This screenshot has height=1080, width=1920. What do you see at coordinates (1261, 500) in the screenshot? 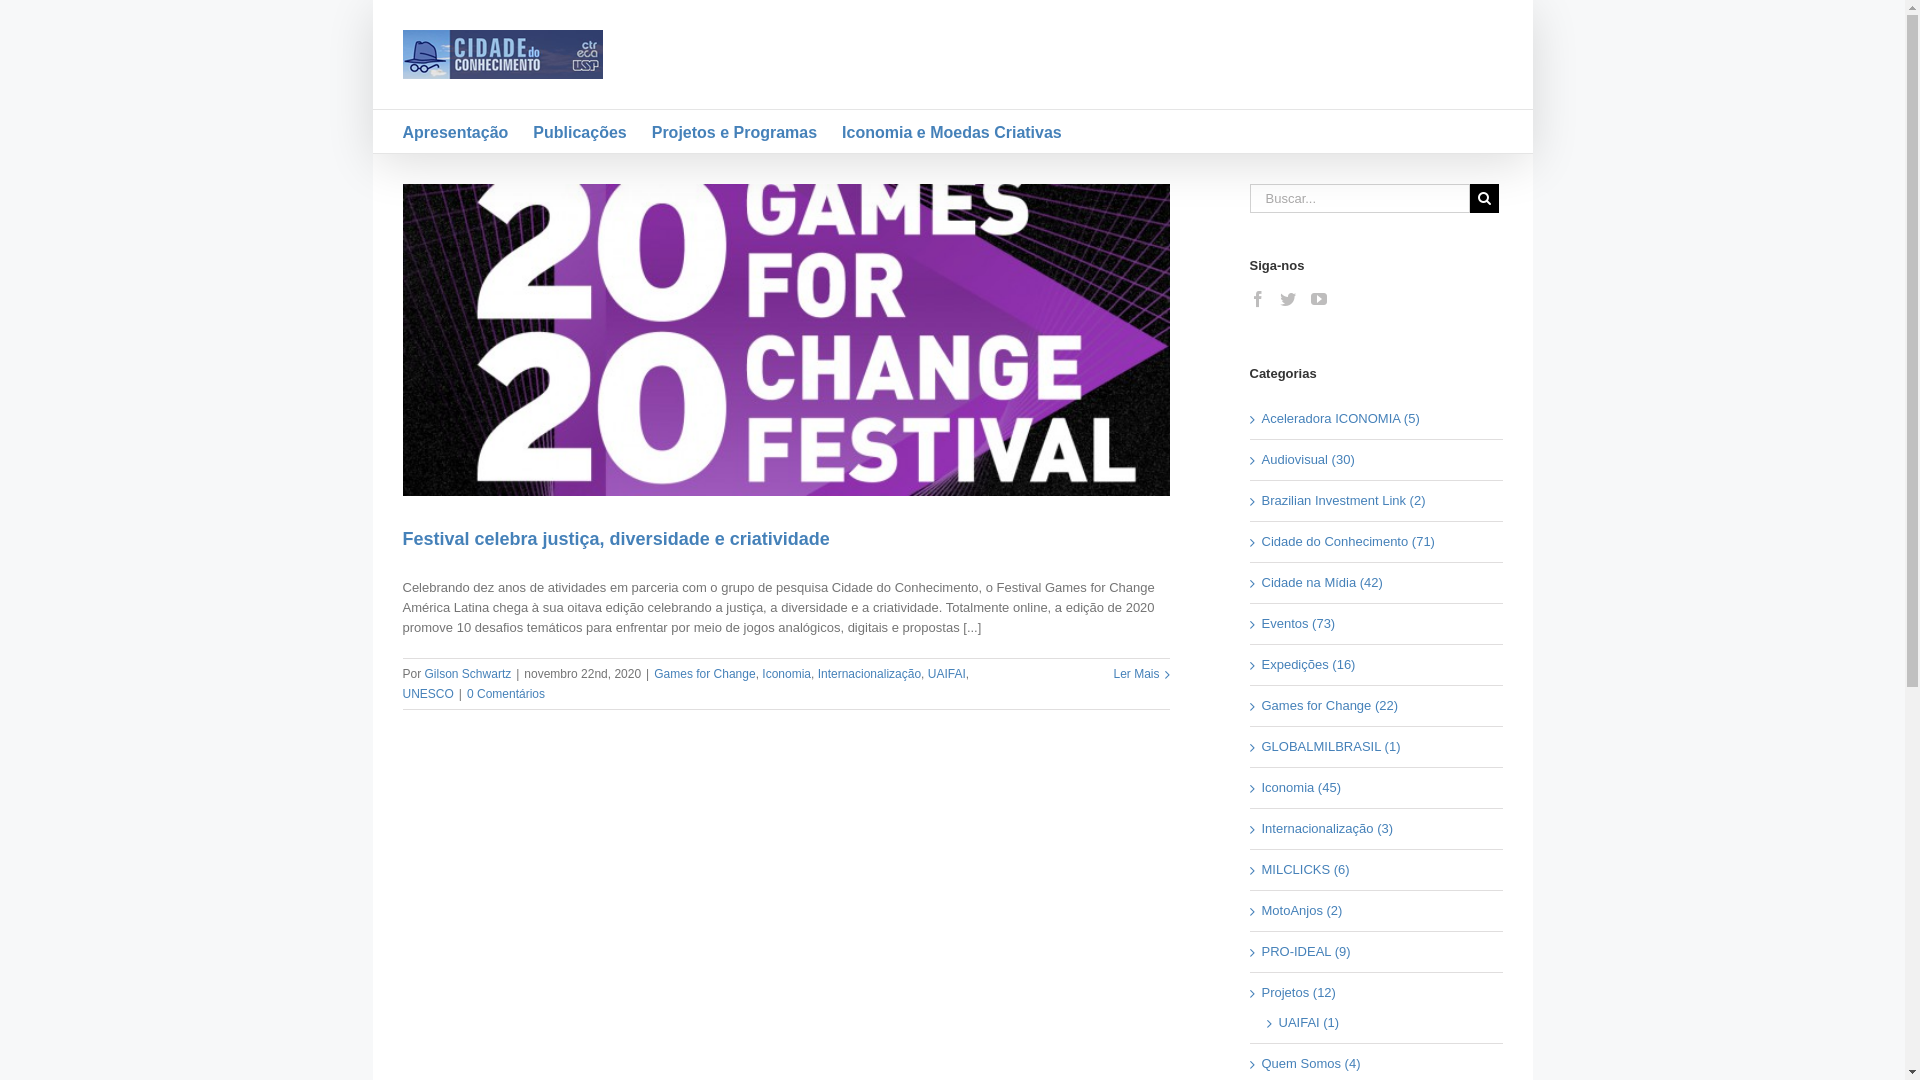
I see `'Brazilian Investment Link (2)'` at bounding box center [1261, 500].